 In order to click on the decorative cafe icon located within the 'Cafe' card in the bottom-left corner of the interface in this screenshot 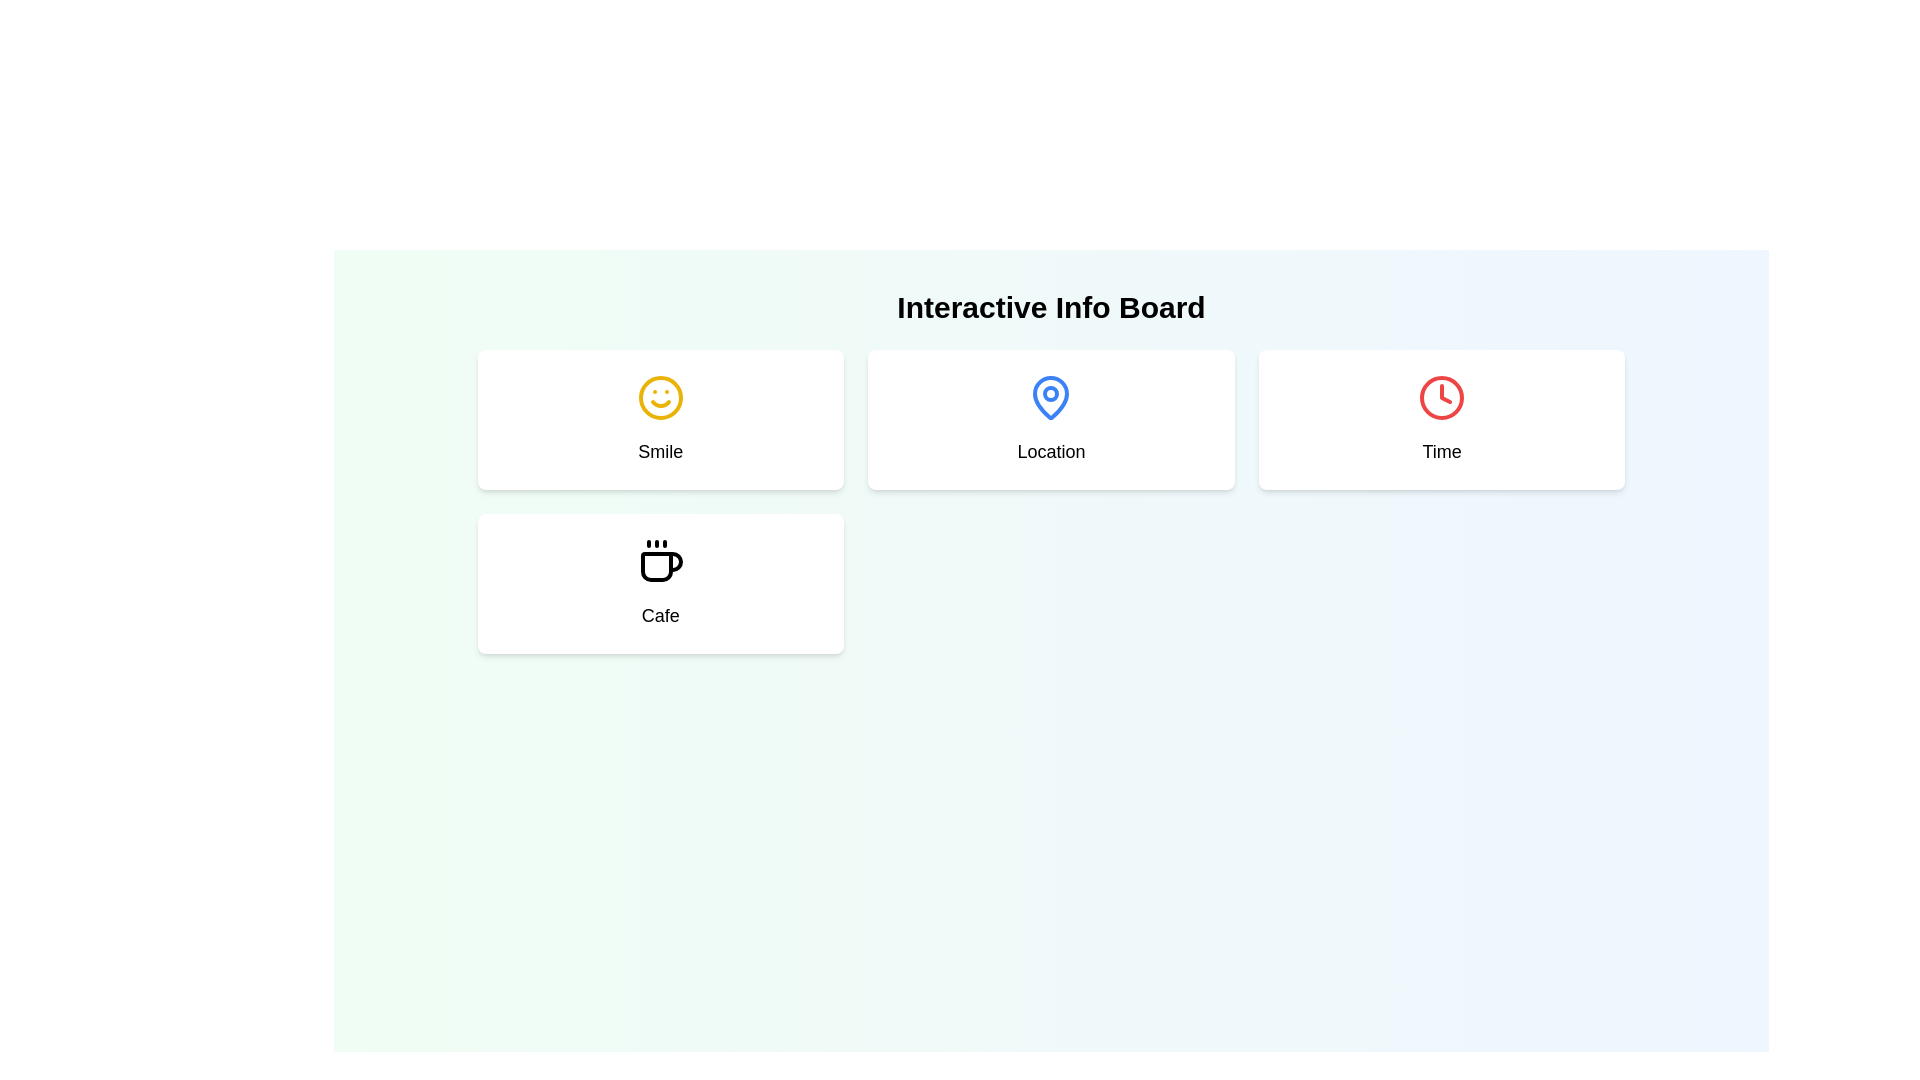, I will do `click(660, 562)`.